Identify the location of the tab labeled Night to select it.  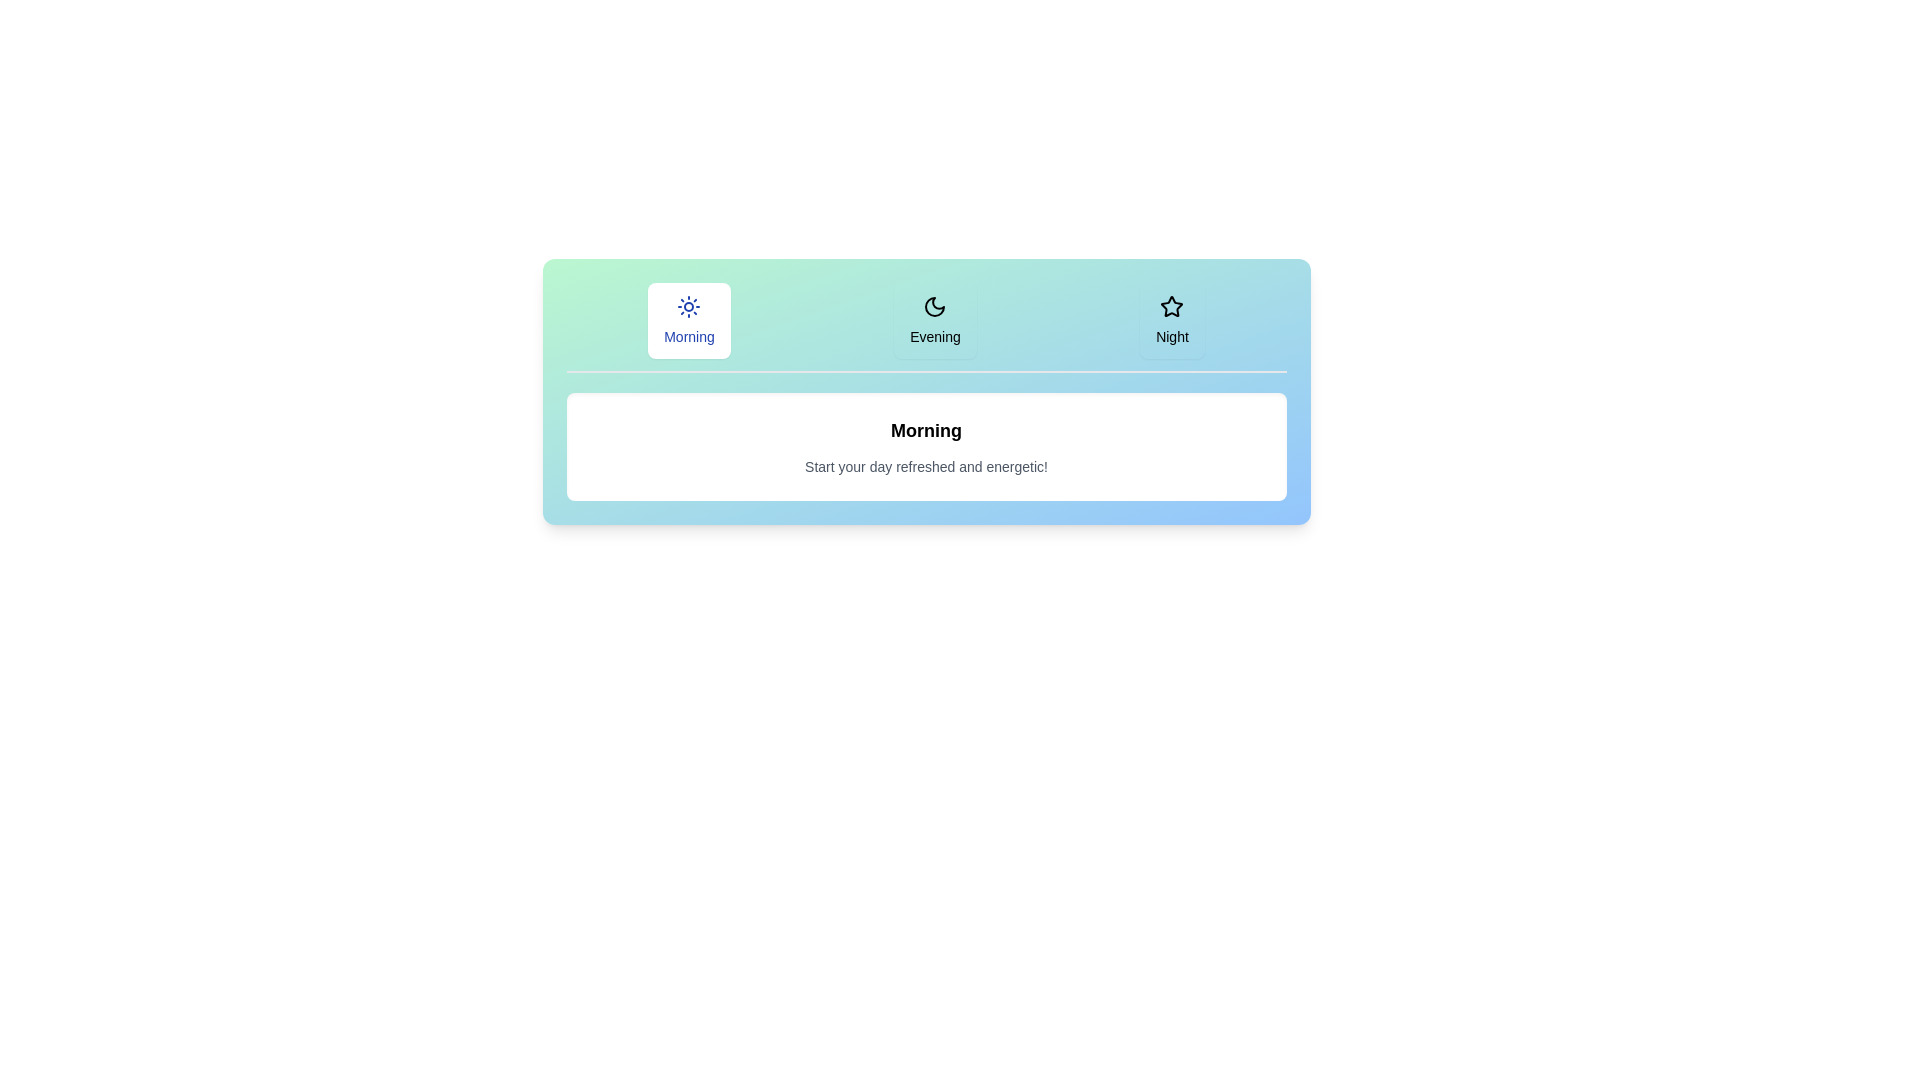
(1171, 319).